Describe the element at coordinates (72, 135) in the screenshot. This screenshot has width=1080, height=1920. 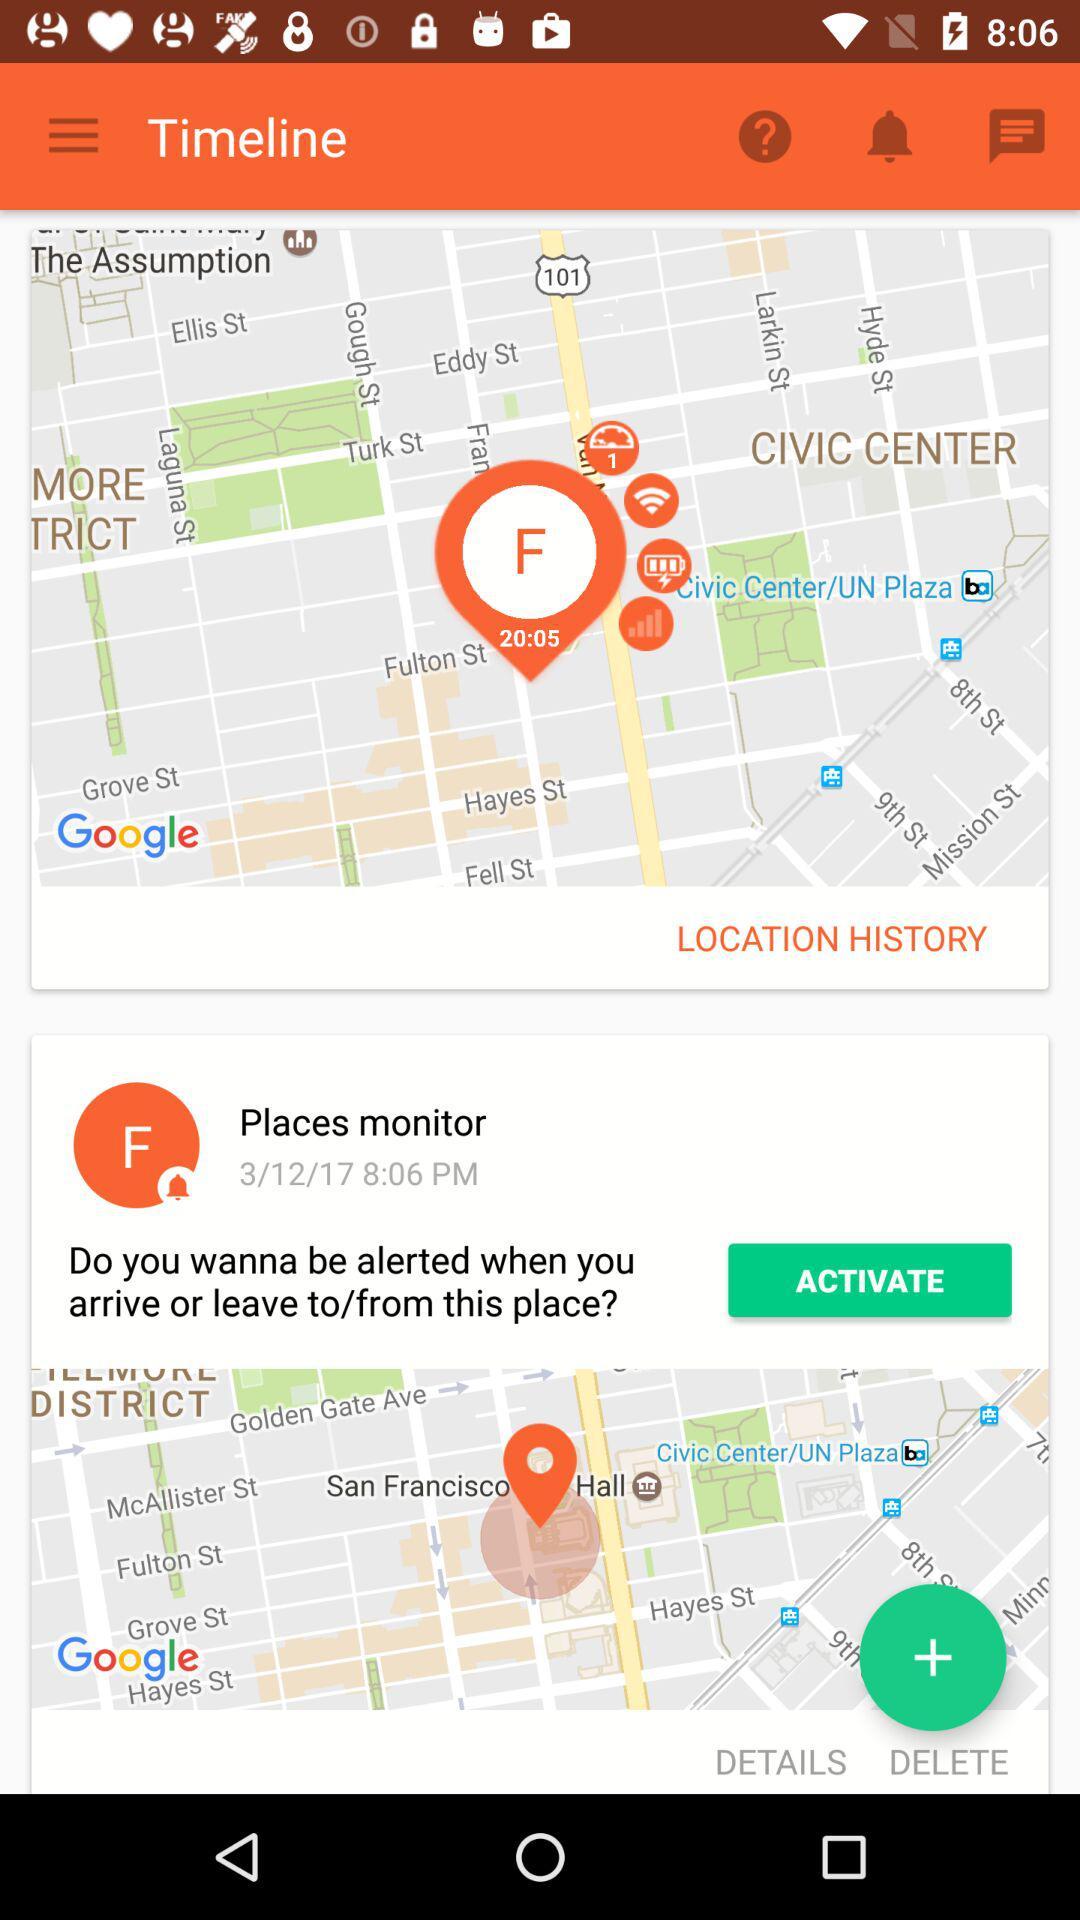
I see `icon next to timeline` at that location.